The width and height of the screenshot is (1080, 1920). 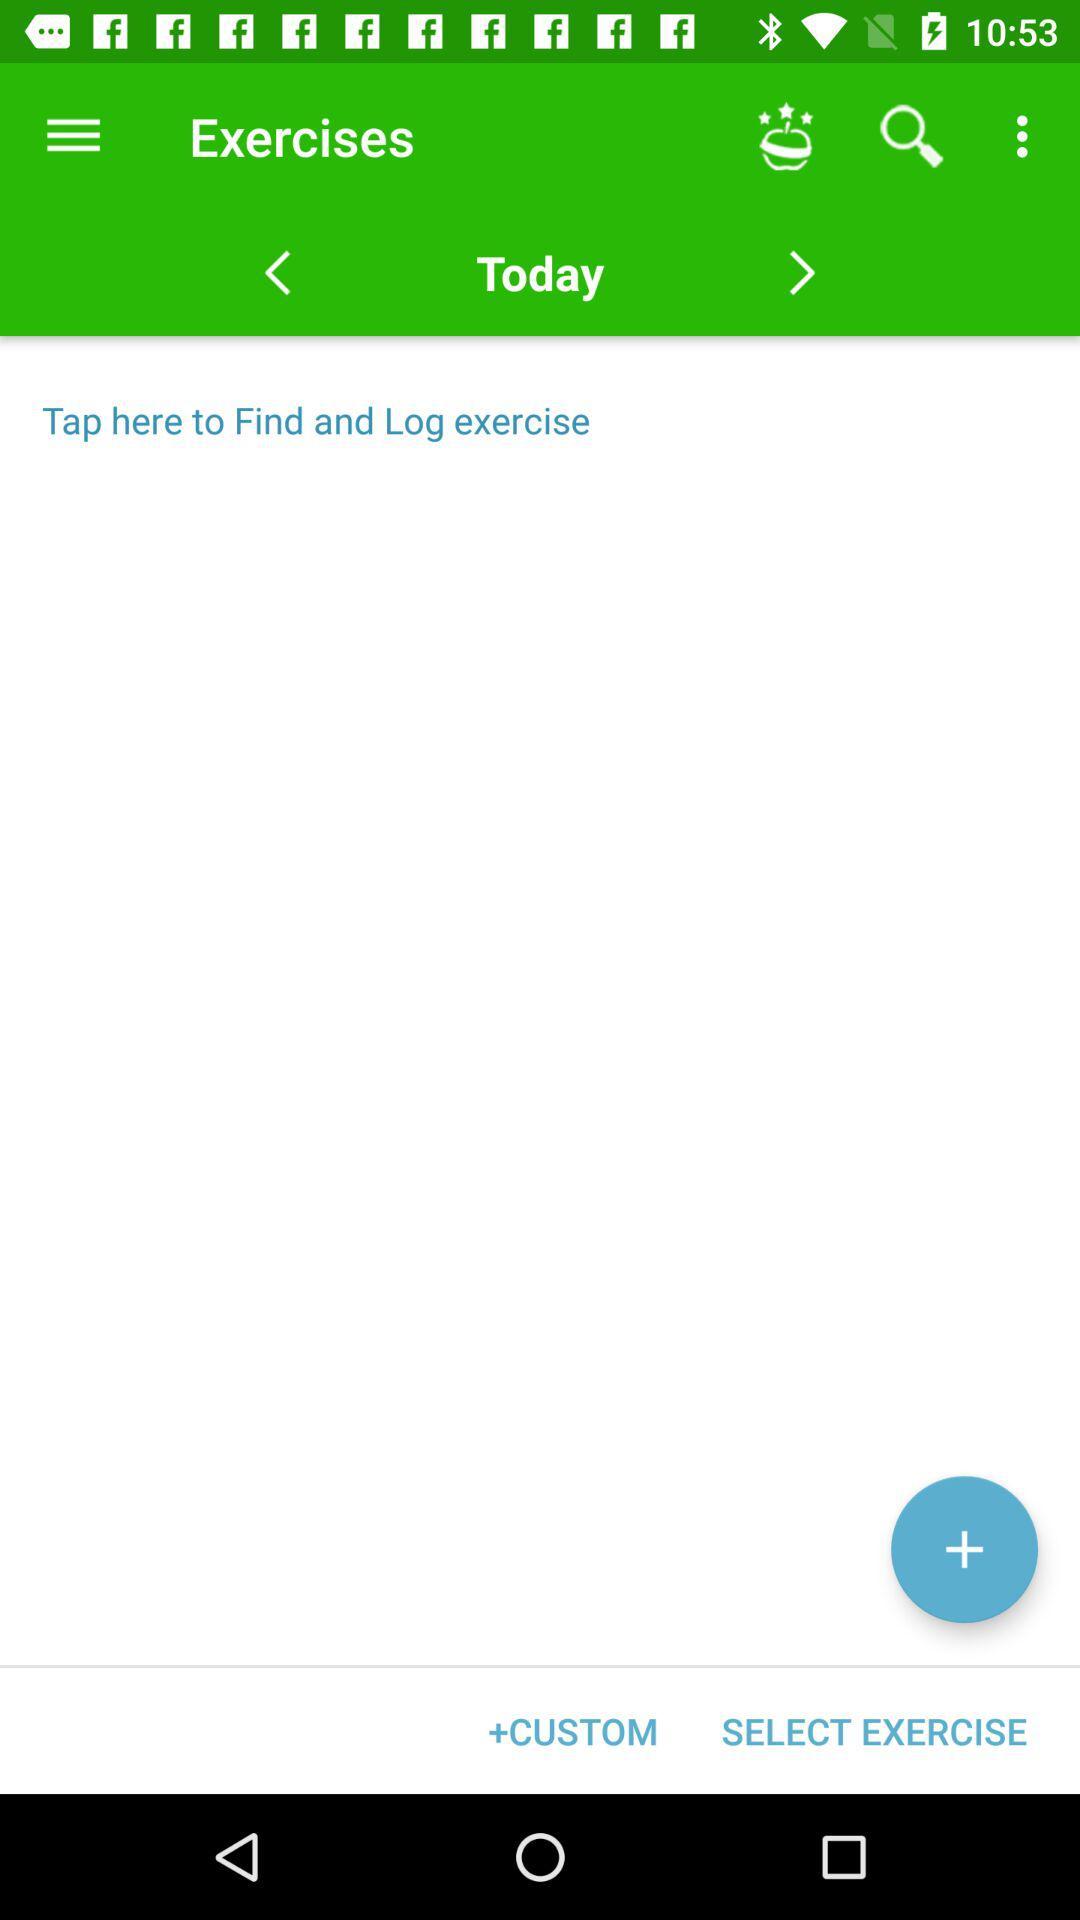 I want to click on the item at the top, so click(x=540, y=272).